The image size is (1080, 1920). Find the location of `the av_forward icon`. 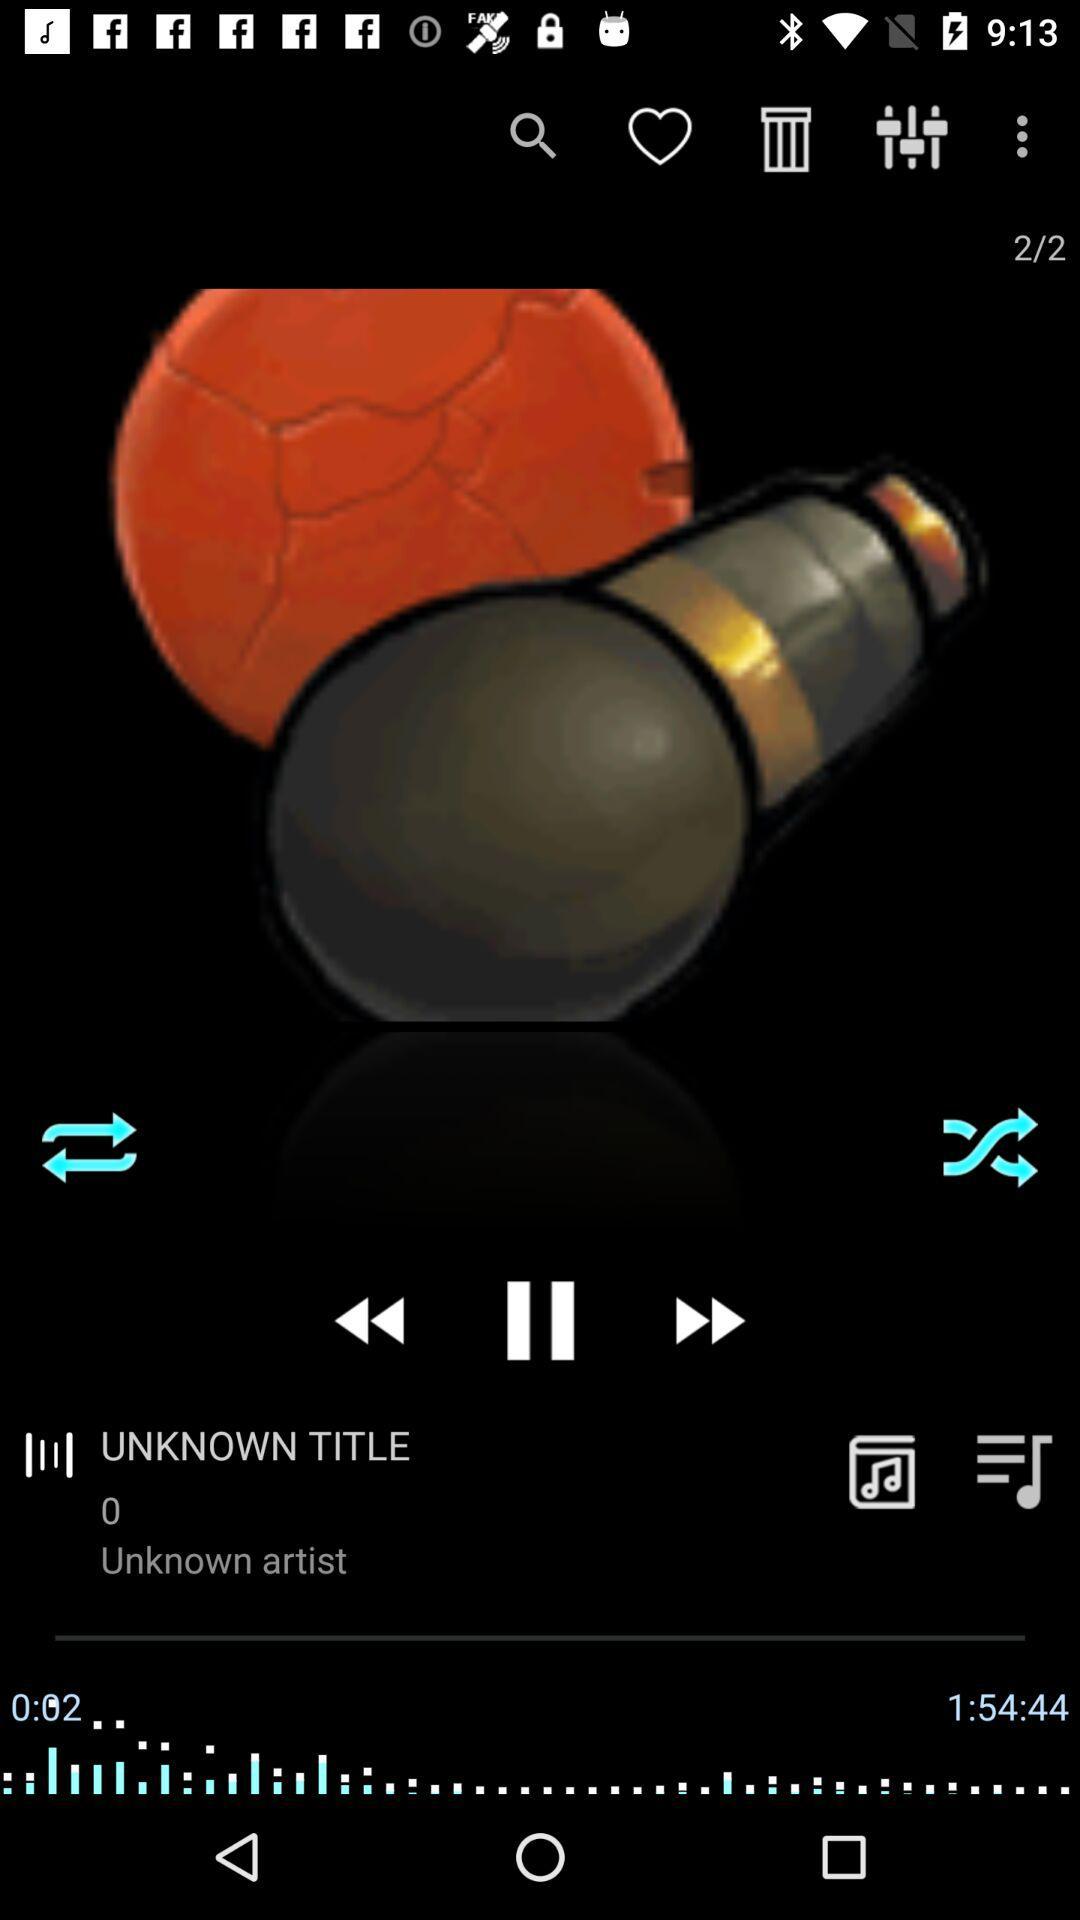

the av_forward icon is located at coordinates (707, 1320).